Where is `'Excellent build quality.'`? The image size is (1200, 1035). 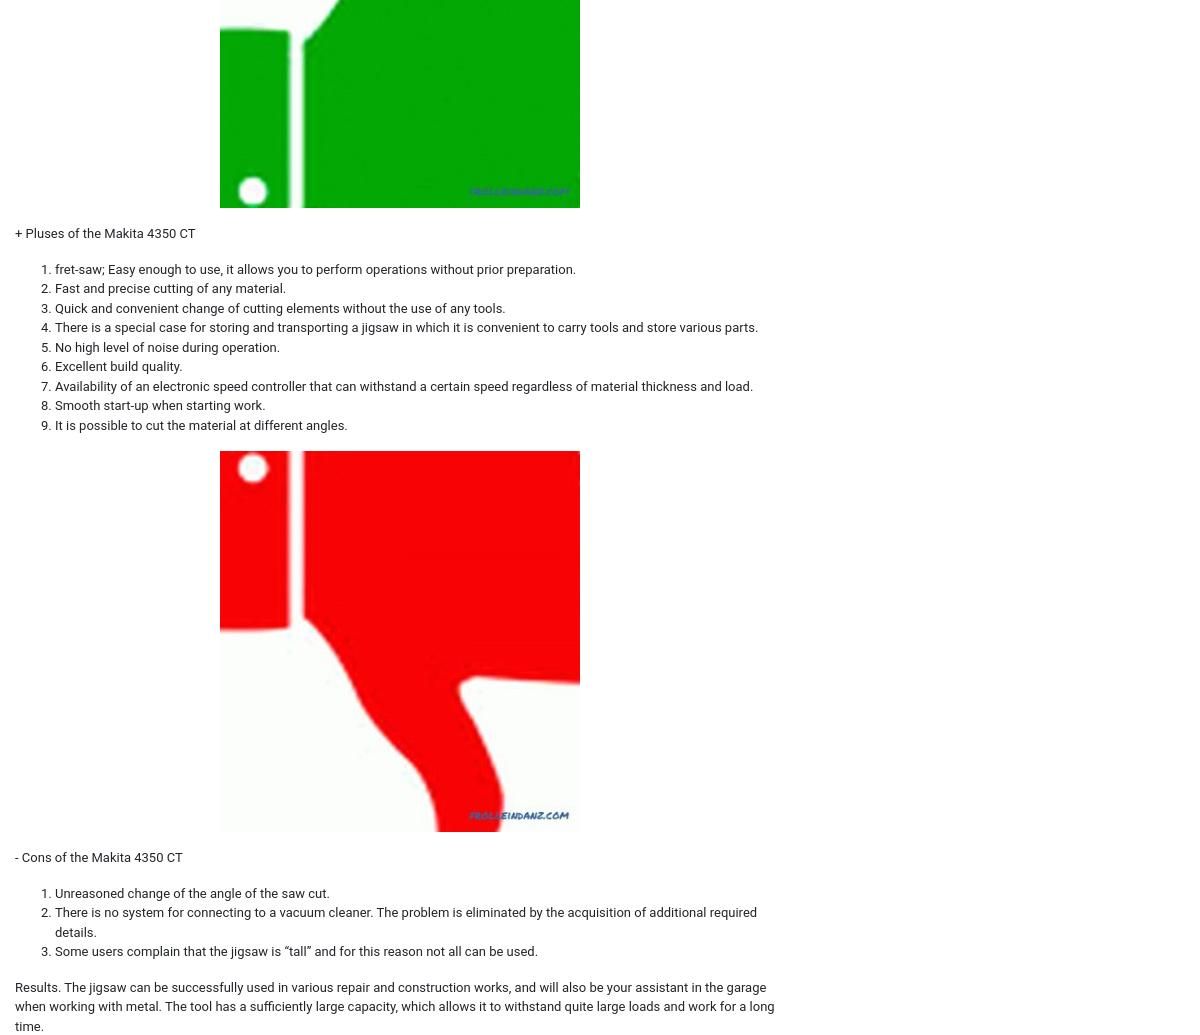 'Excellent build quality.' is located at coordinates (54, 366).